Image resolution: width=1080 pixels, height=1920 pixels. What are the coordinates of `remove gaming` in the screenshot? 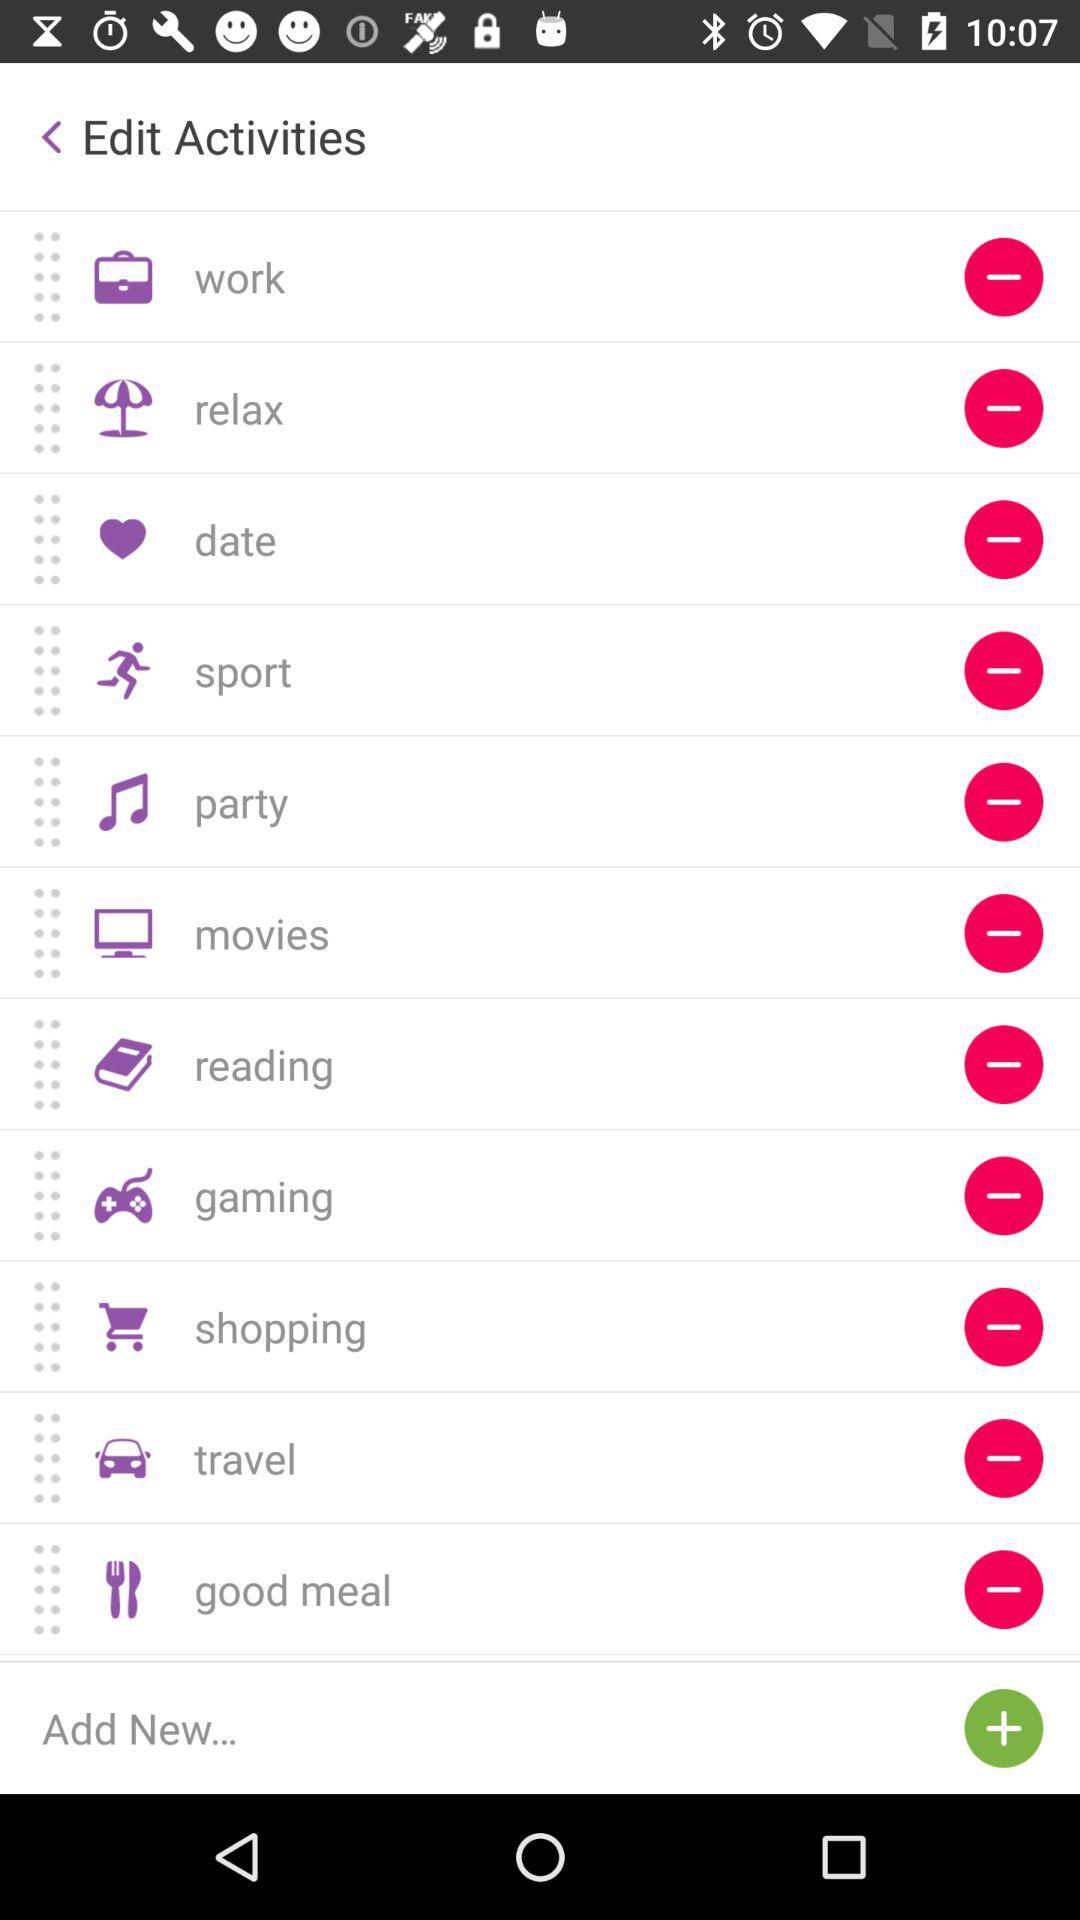 It's located at (1003, 1195).